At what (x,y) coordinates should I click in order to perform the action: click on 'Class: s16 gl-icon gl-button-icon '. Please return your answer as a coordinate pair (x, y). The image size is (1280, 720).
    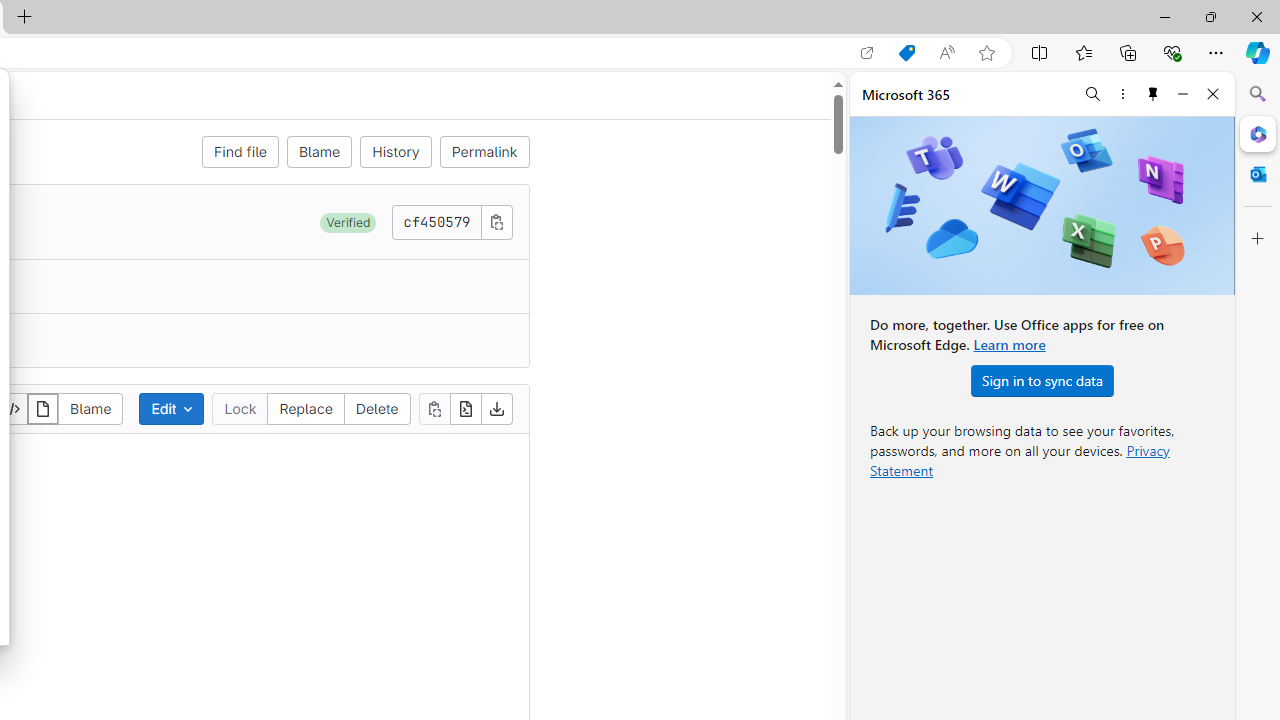
    Looking at the image, I should click on (496, 221).